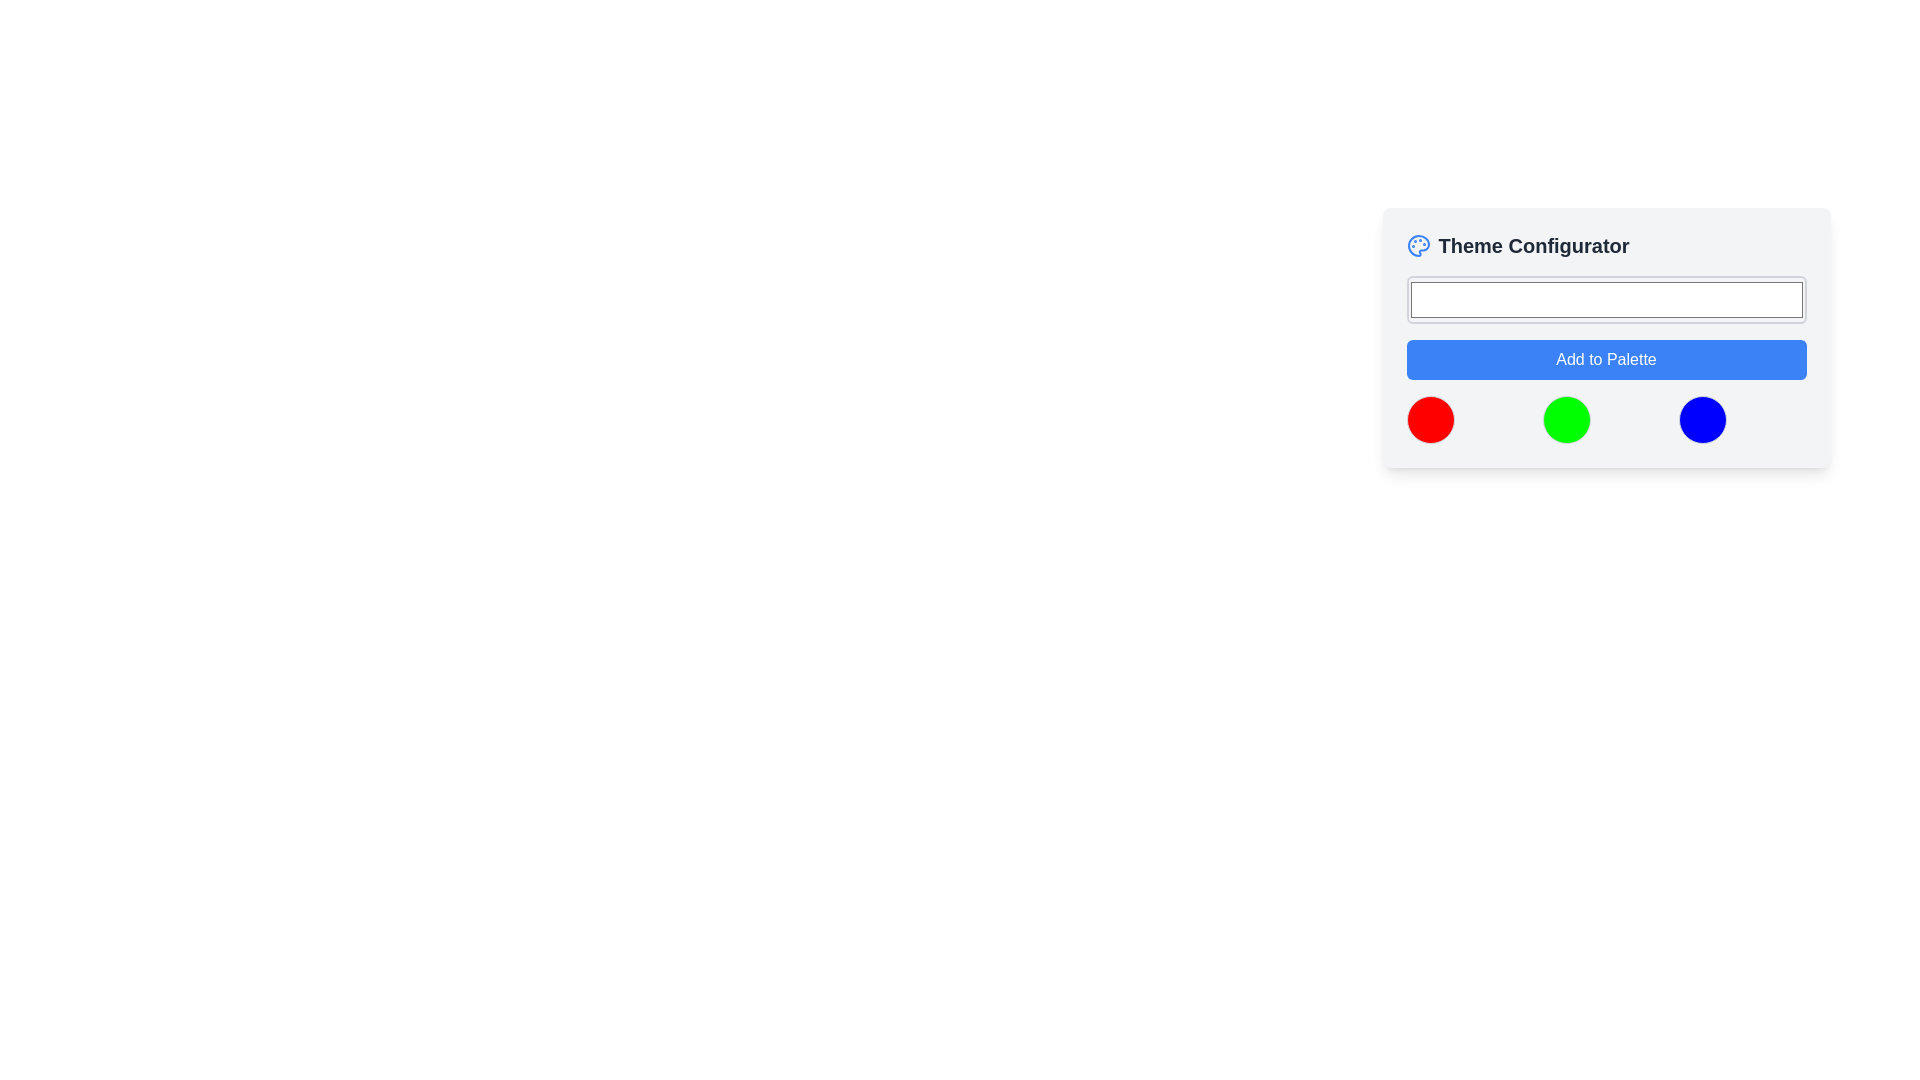 The width and height of the screenshot is (1920, 1080). I want to click on the blue circular element with a light gray border, which is the third circle in a row of three within the 'Theme Configurator' panel, located below the 'Add to Palette' button, so click(1701, 419).